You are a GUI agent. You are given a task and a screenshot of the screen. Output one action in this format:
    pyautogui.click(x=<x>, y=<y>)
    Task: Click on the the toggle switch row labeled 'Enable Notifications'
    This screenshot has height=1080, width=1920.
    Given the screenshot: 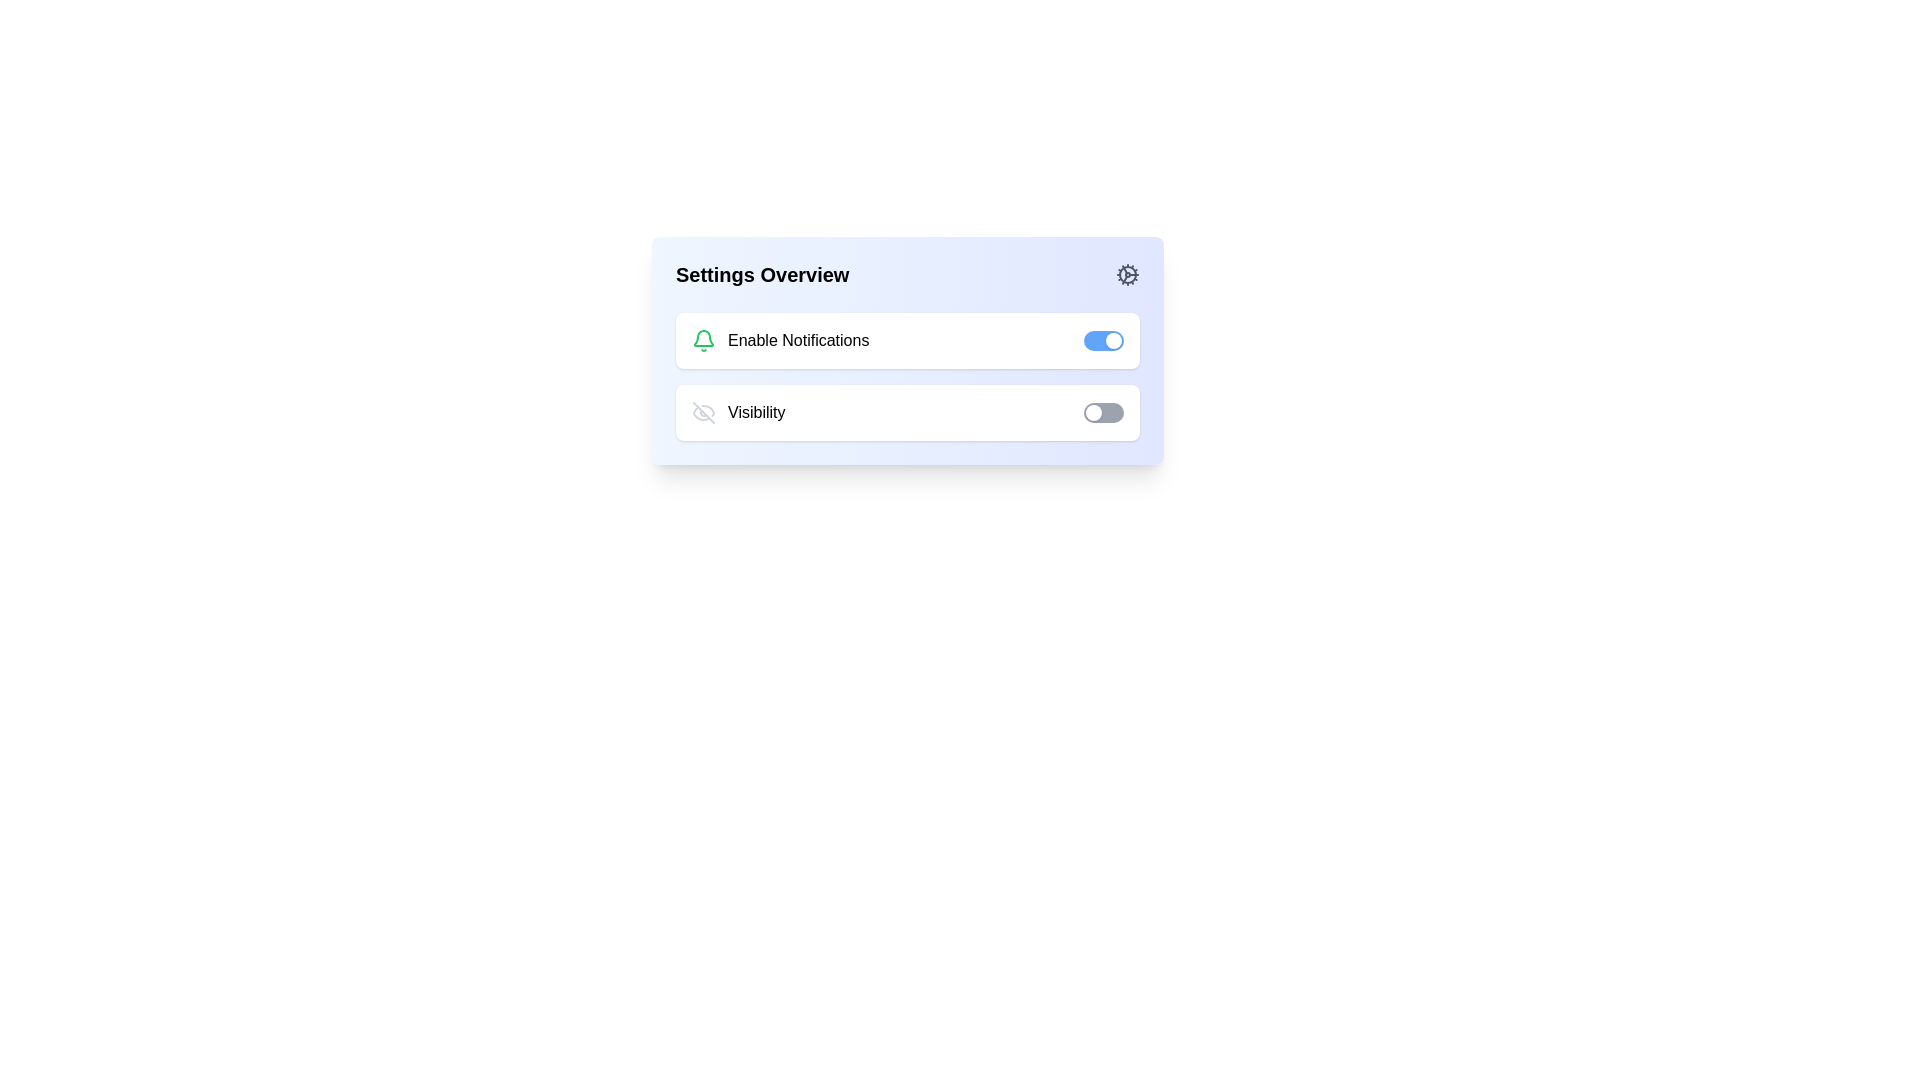 What is the action you would take?
    pyautogui.click(x=906, y=339)
    